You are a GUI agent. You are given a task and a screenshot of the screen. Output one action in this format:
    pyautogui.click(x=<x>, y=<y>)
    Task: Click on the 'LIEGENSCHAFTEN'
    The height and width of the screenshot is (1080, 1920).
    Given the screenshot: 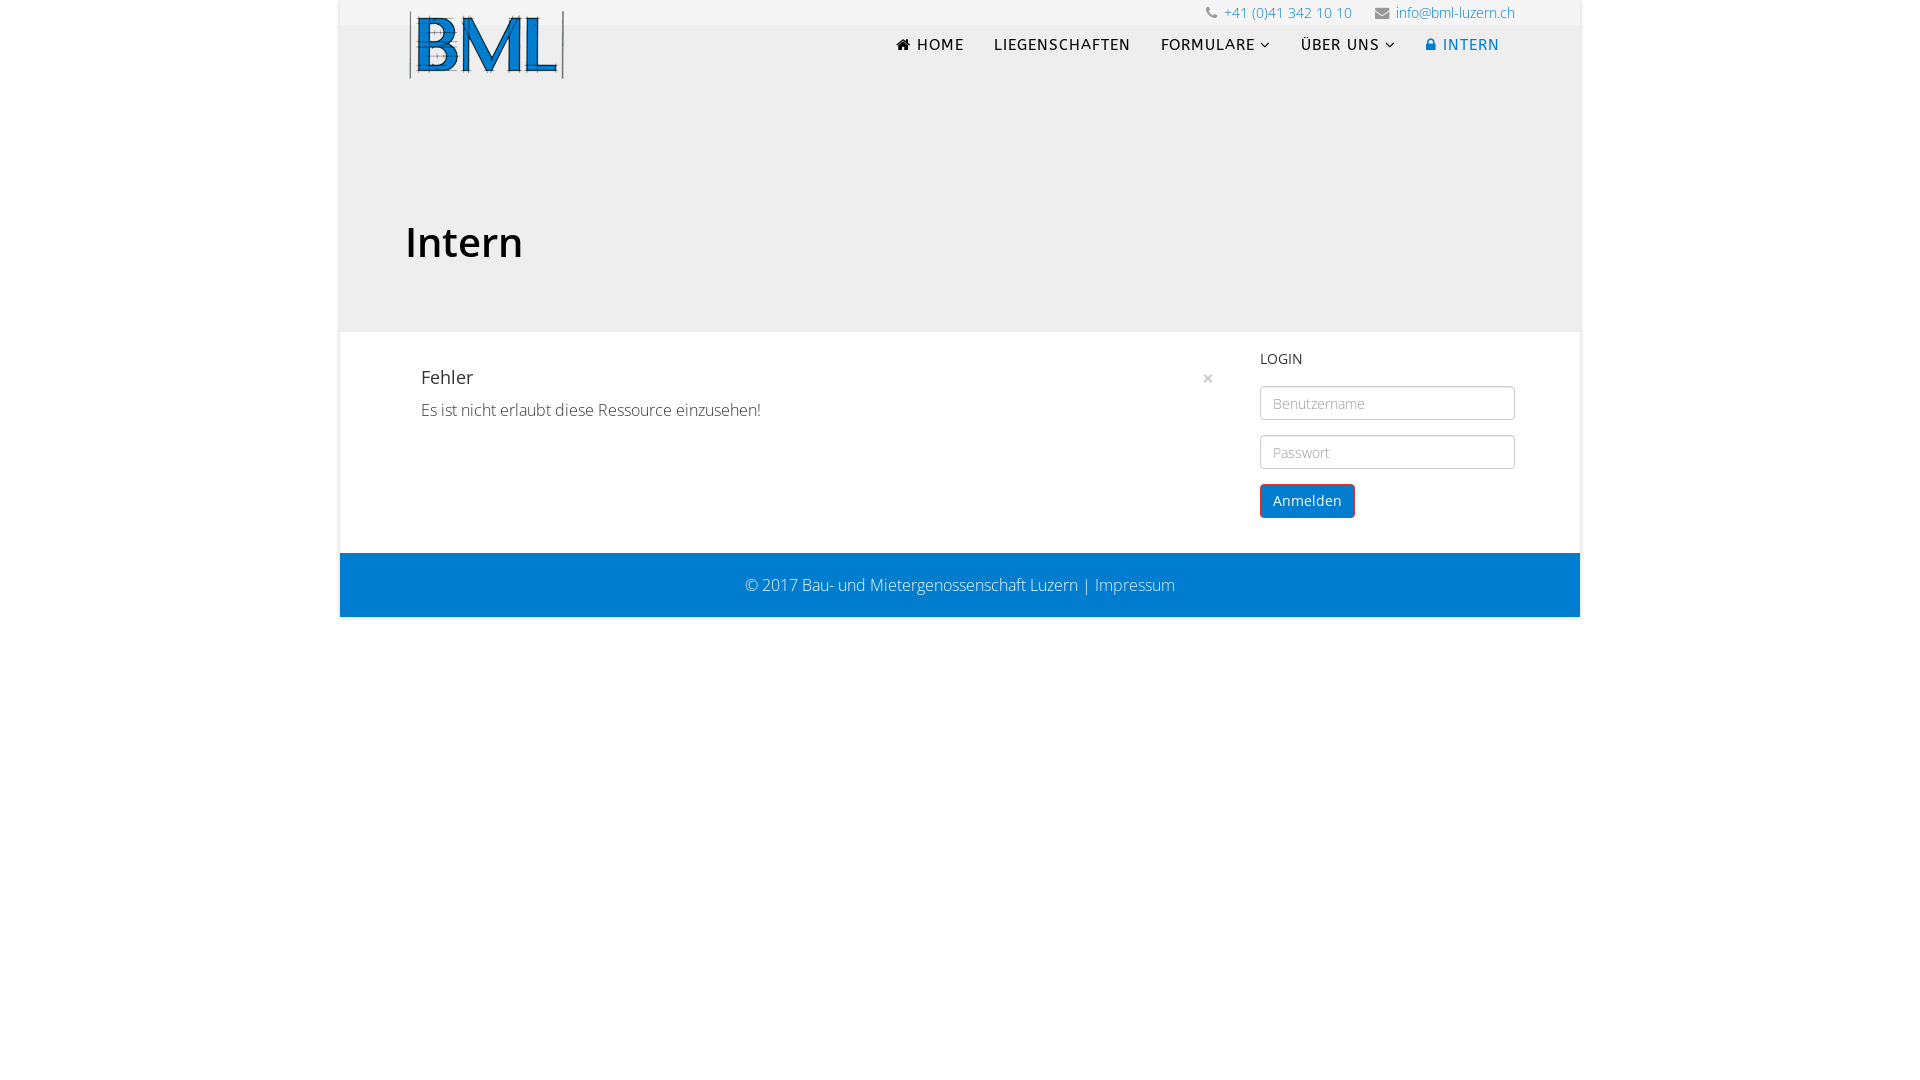 What is the action you would take?
    pyautogui.click(x=1061, y=45)
    